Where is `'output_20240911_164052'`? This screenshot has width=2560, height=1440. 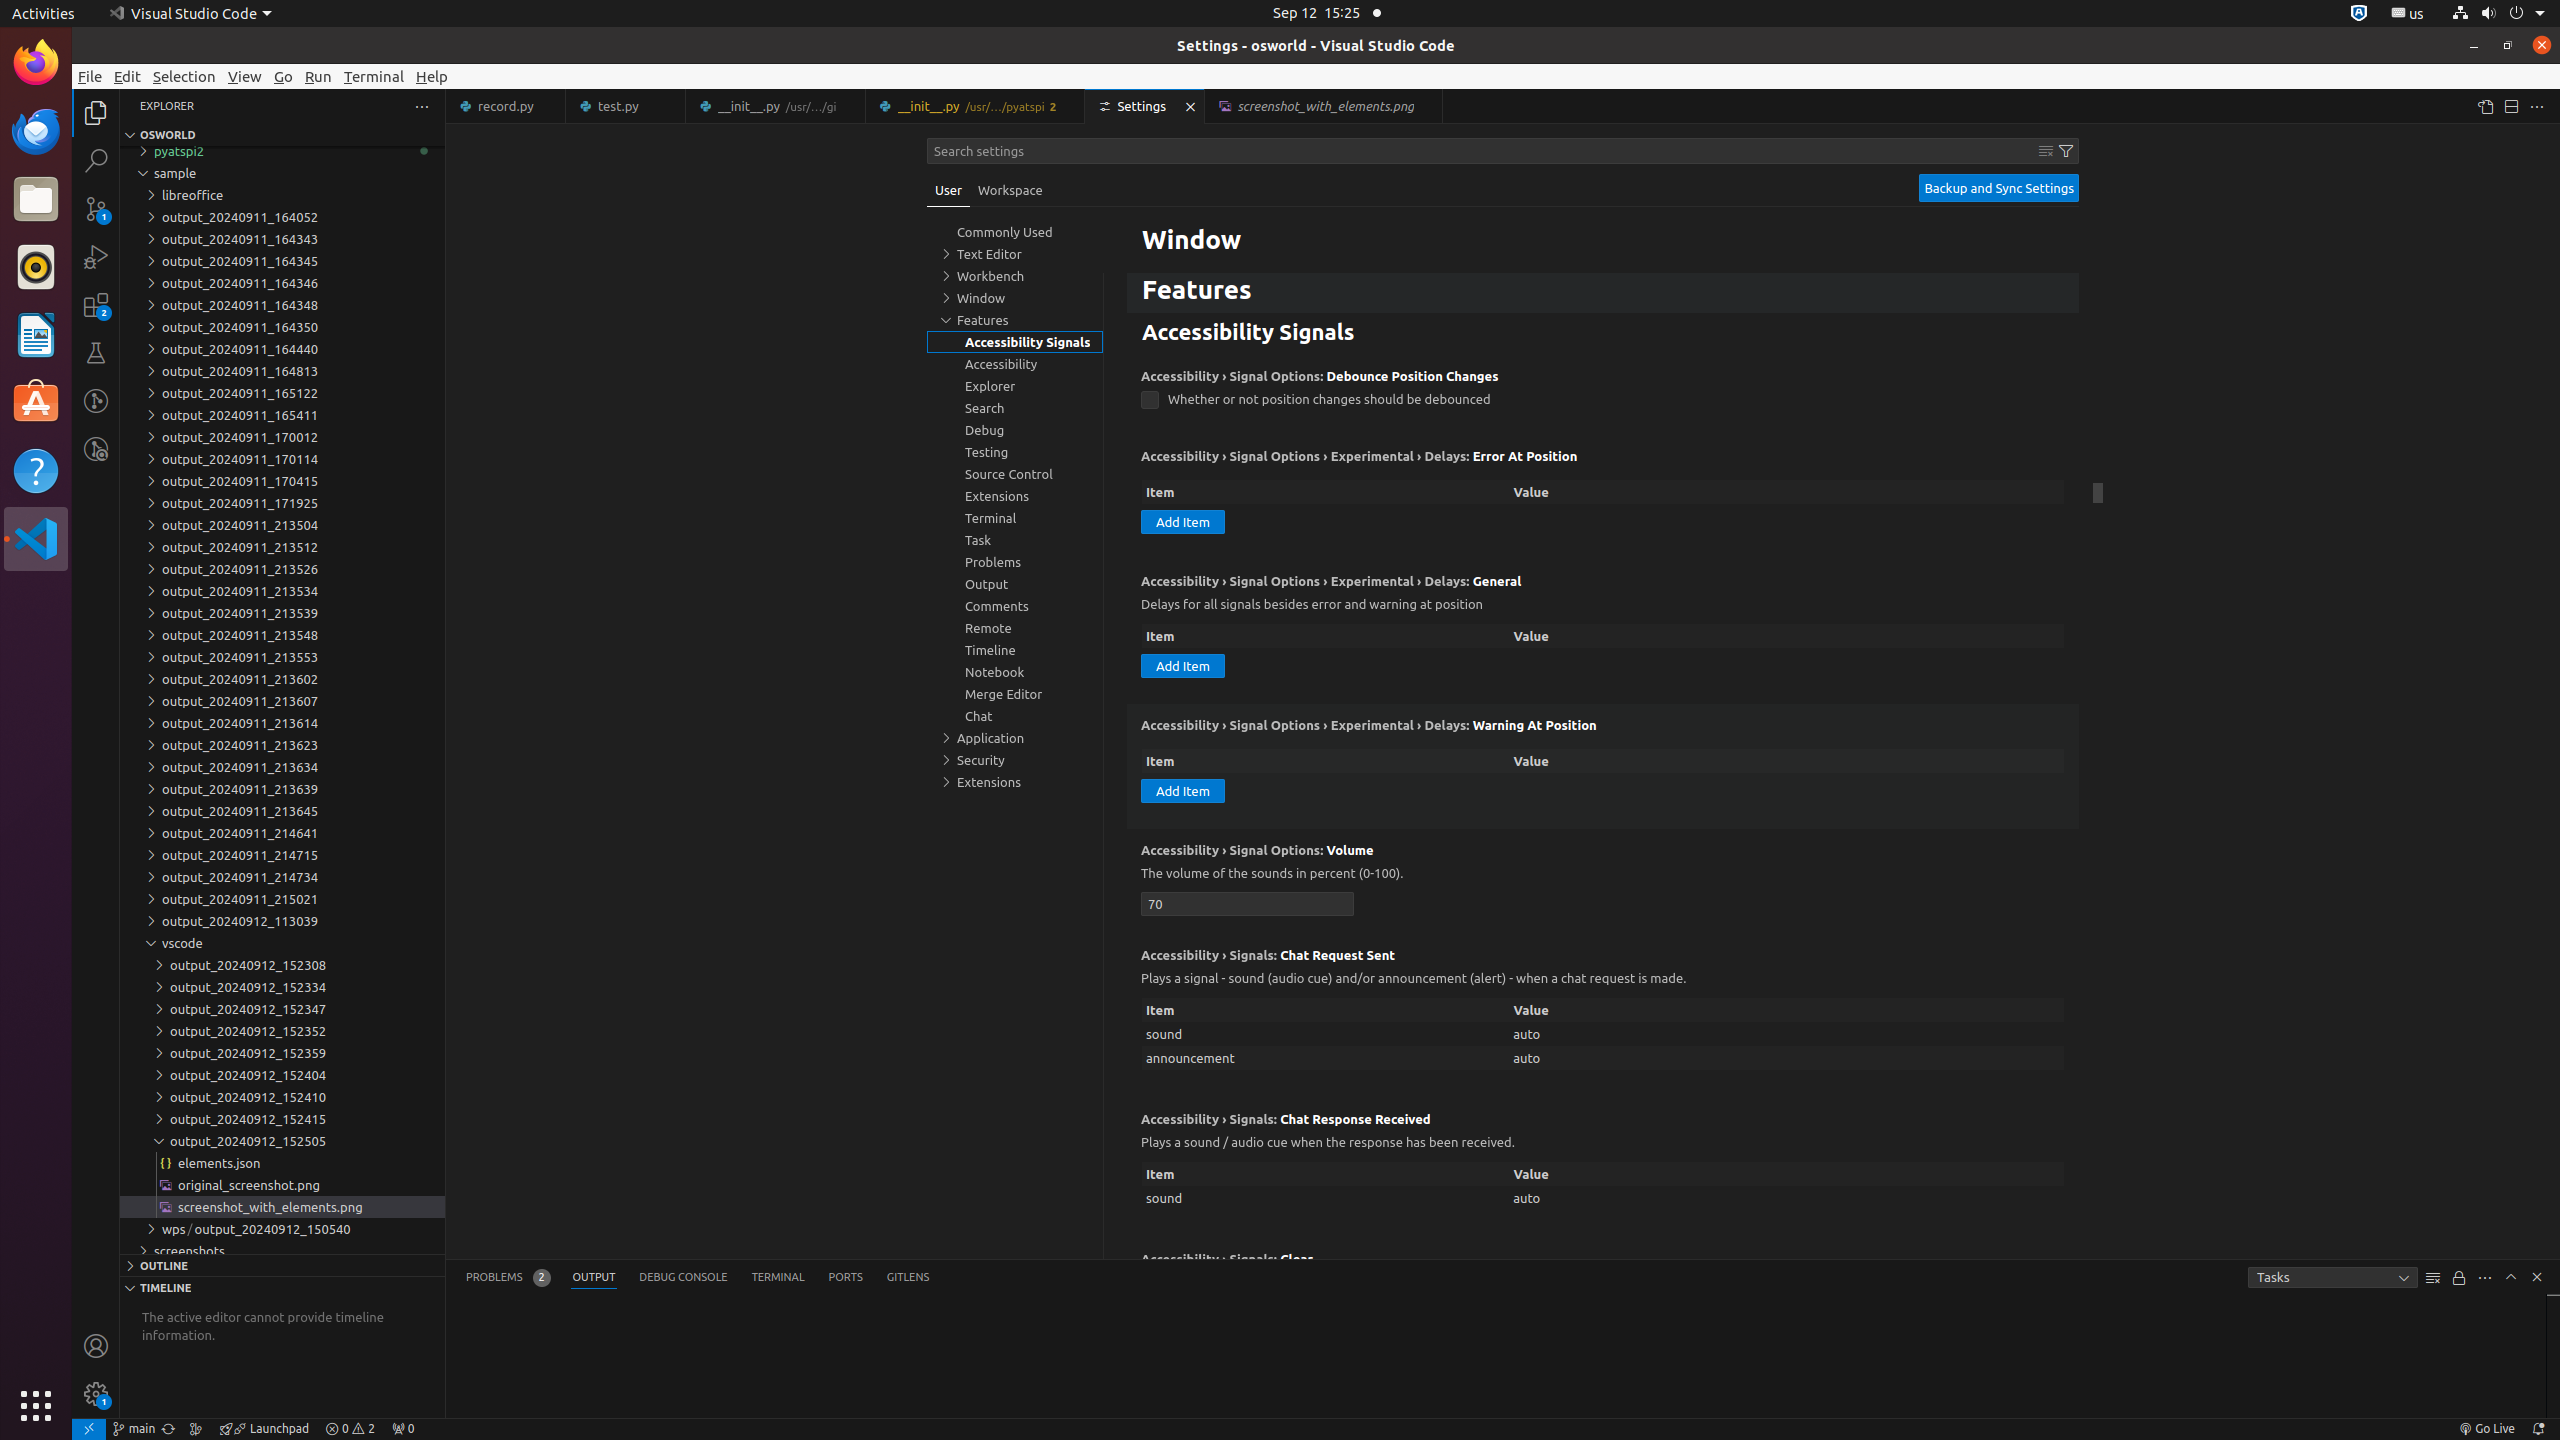 'output_20240911_164052' is located at coordinates (281, 217).